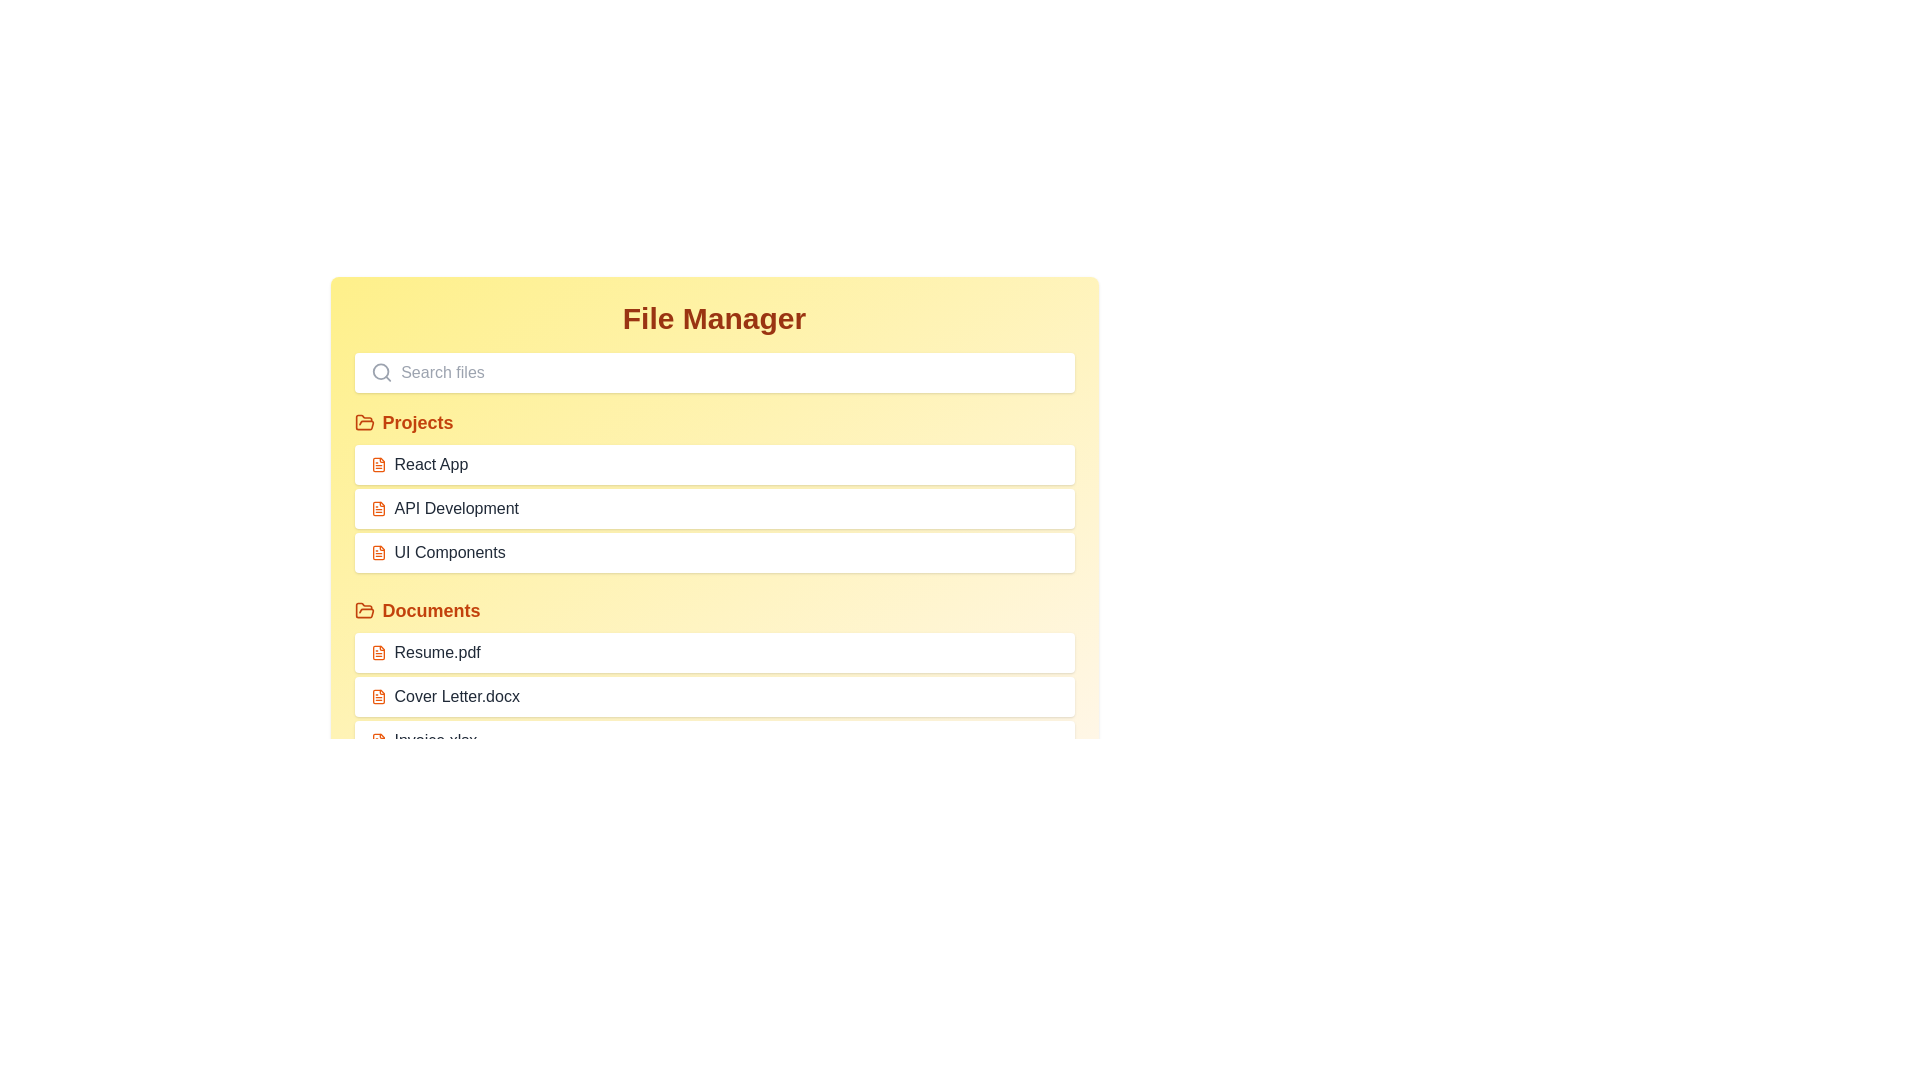  What do you see at coordinates (714, 508) in the screenshot?
I see `the file named API Development to select it` at bounding box center [714, 508].